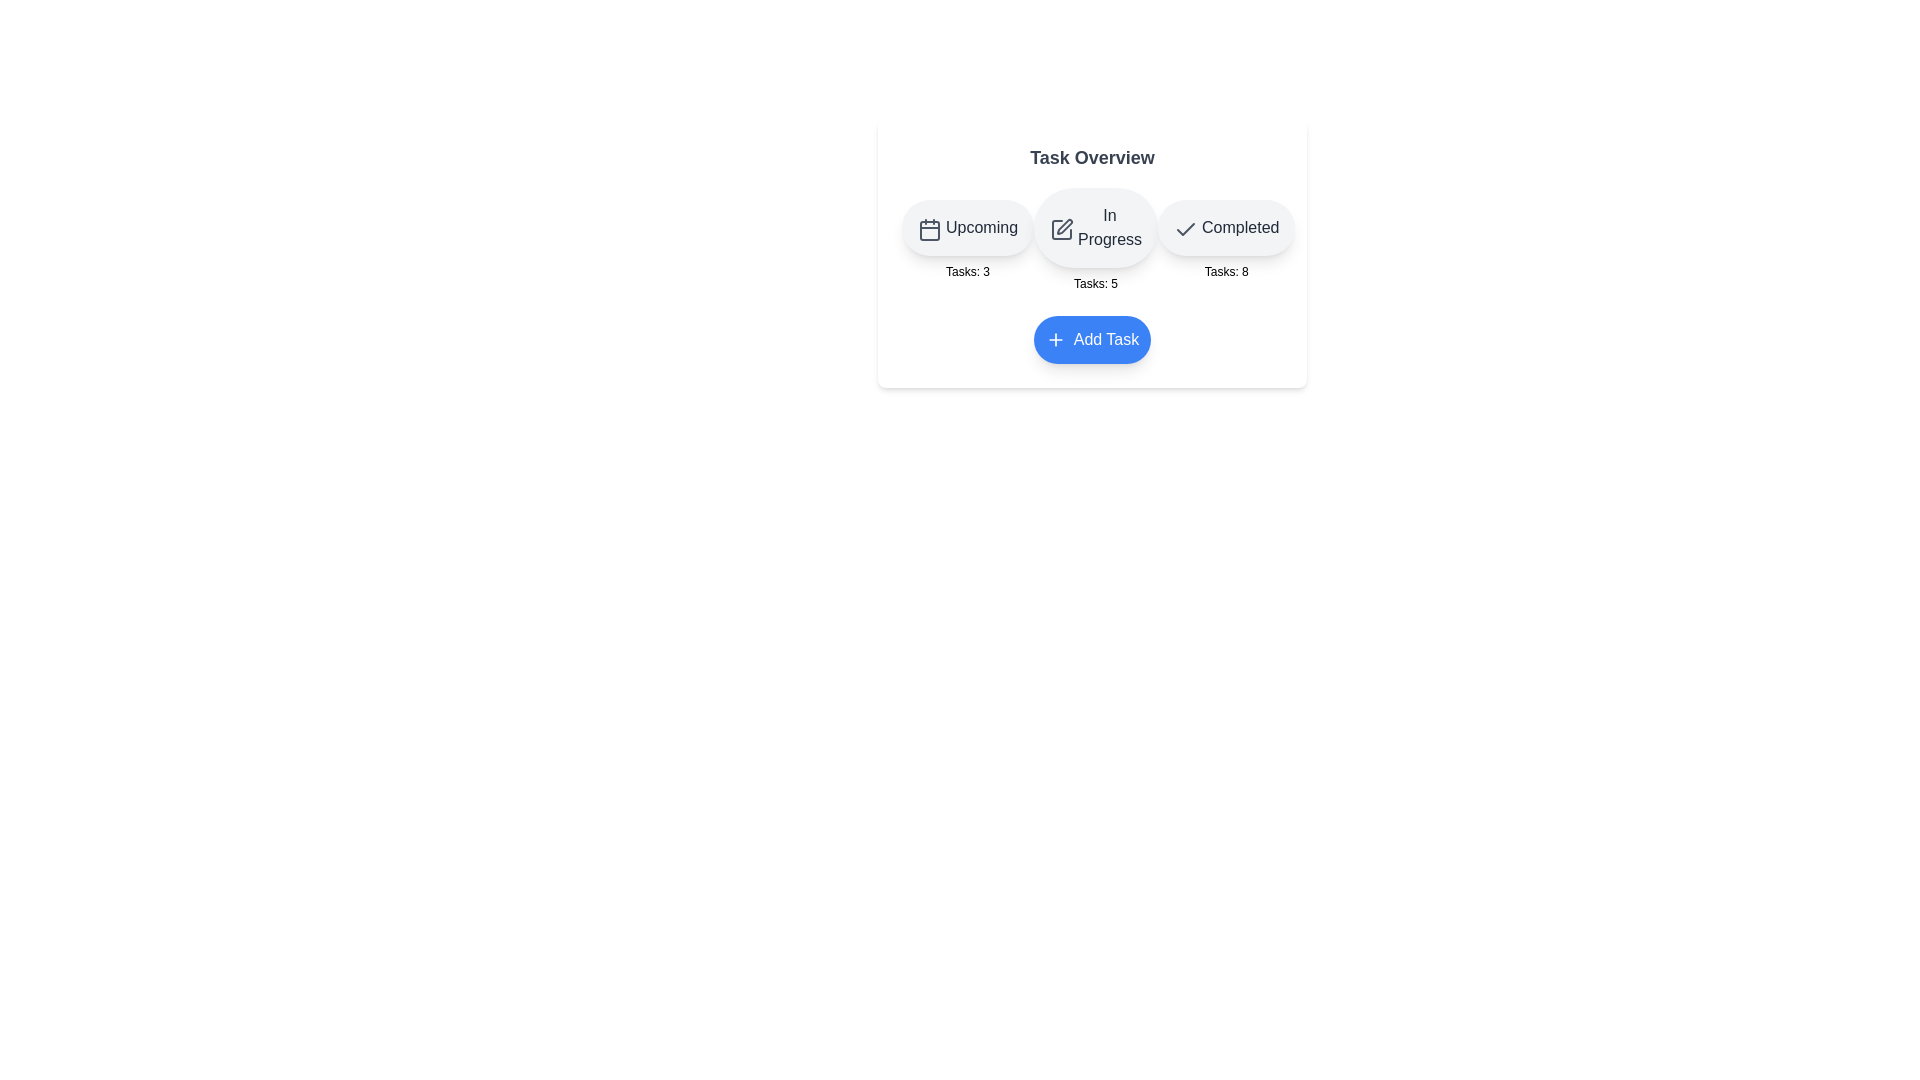 The image size is (1920, 1080). I want to click on the In Progress button to interact with the corresponding category, so click(1094, 226).